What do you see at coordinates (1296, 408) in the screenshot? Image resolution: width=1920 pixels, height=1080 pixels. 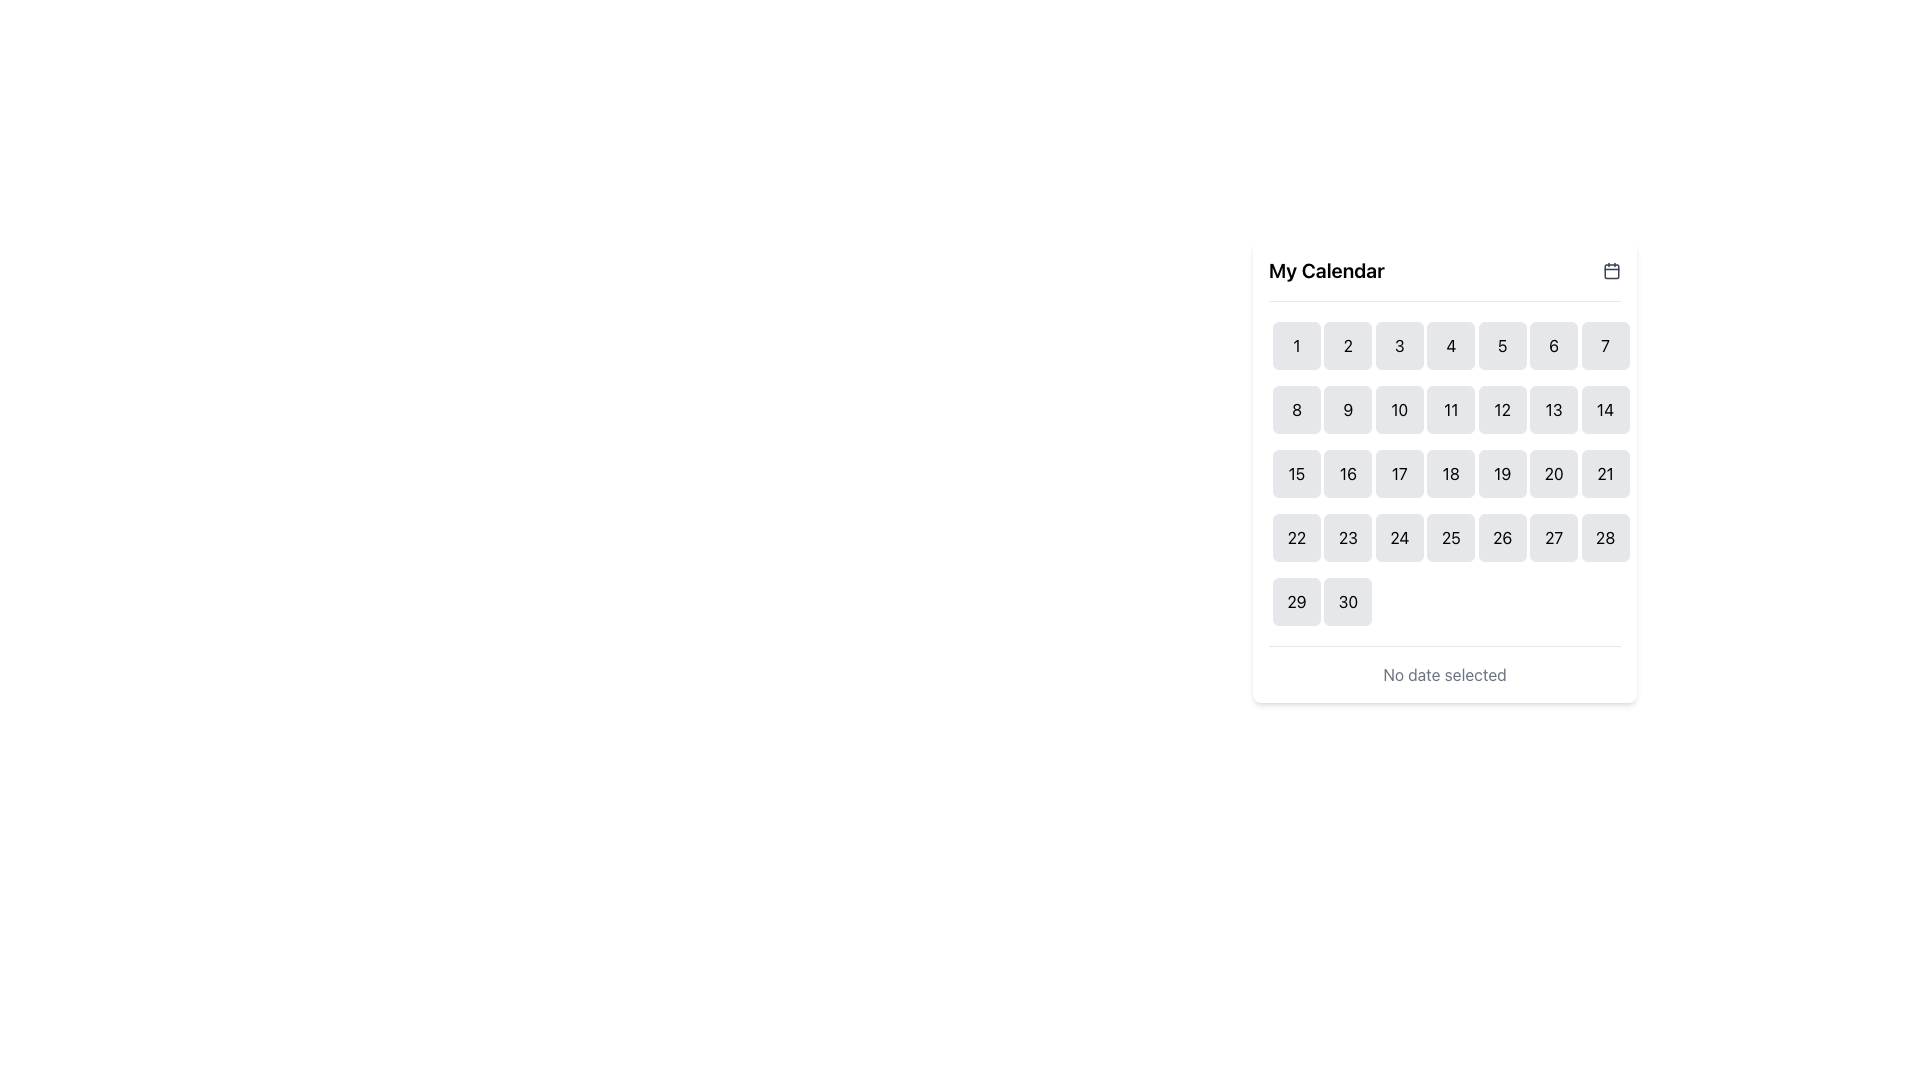 I see `the square-shaped button with rounded corners displaying the number '8' in black, located in the second row, first column of the My Calendar grid` at bounding box center [1296, 408].